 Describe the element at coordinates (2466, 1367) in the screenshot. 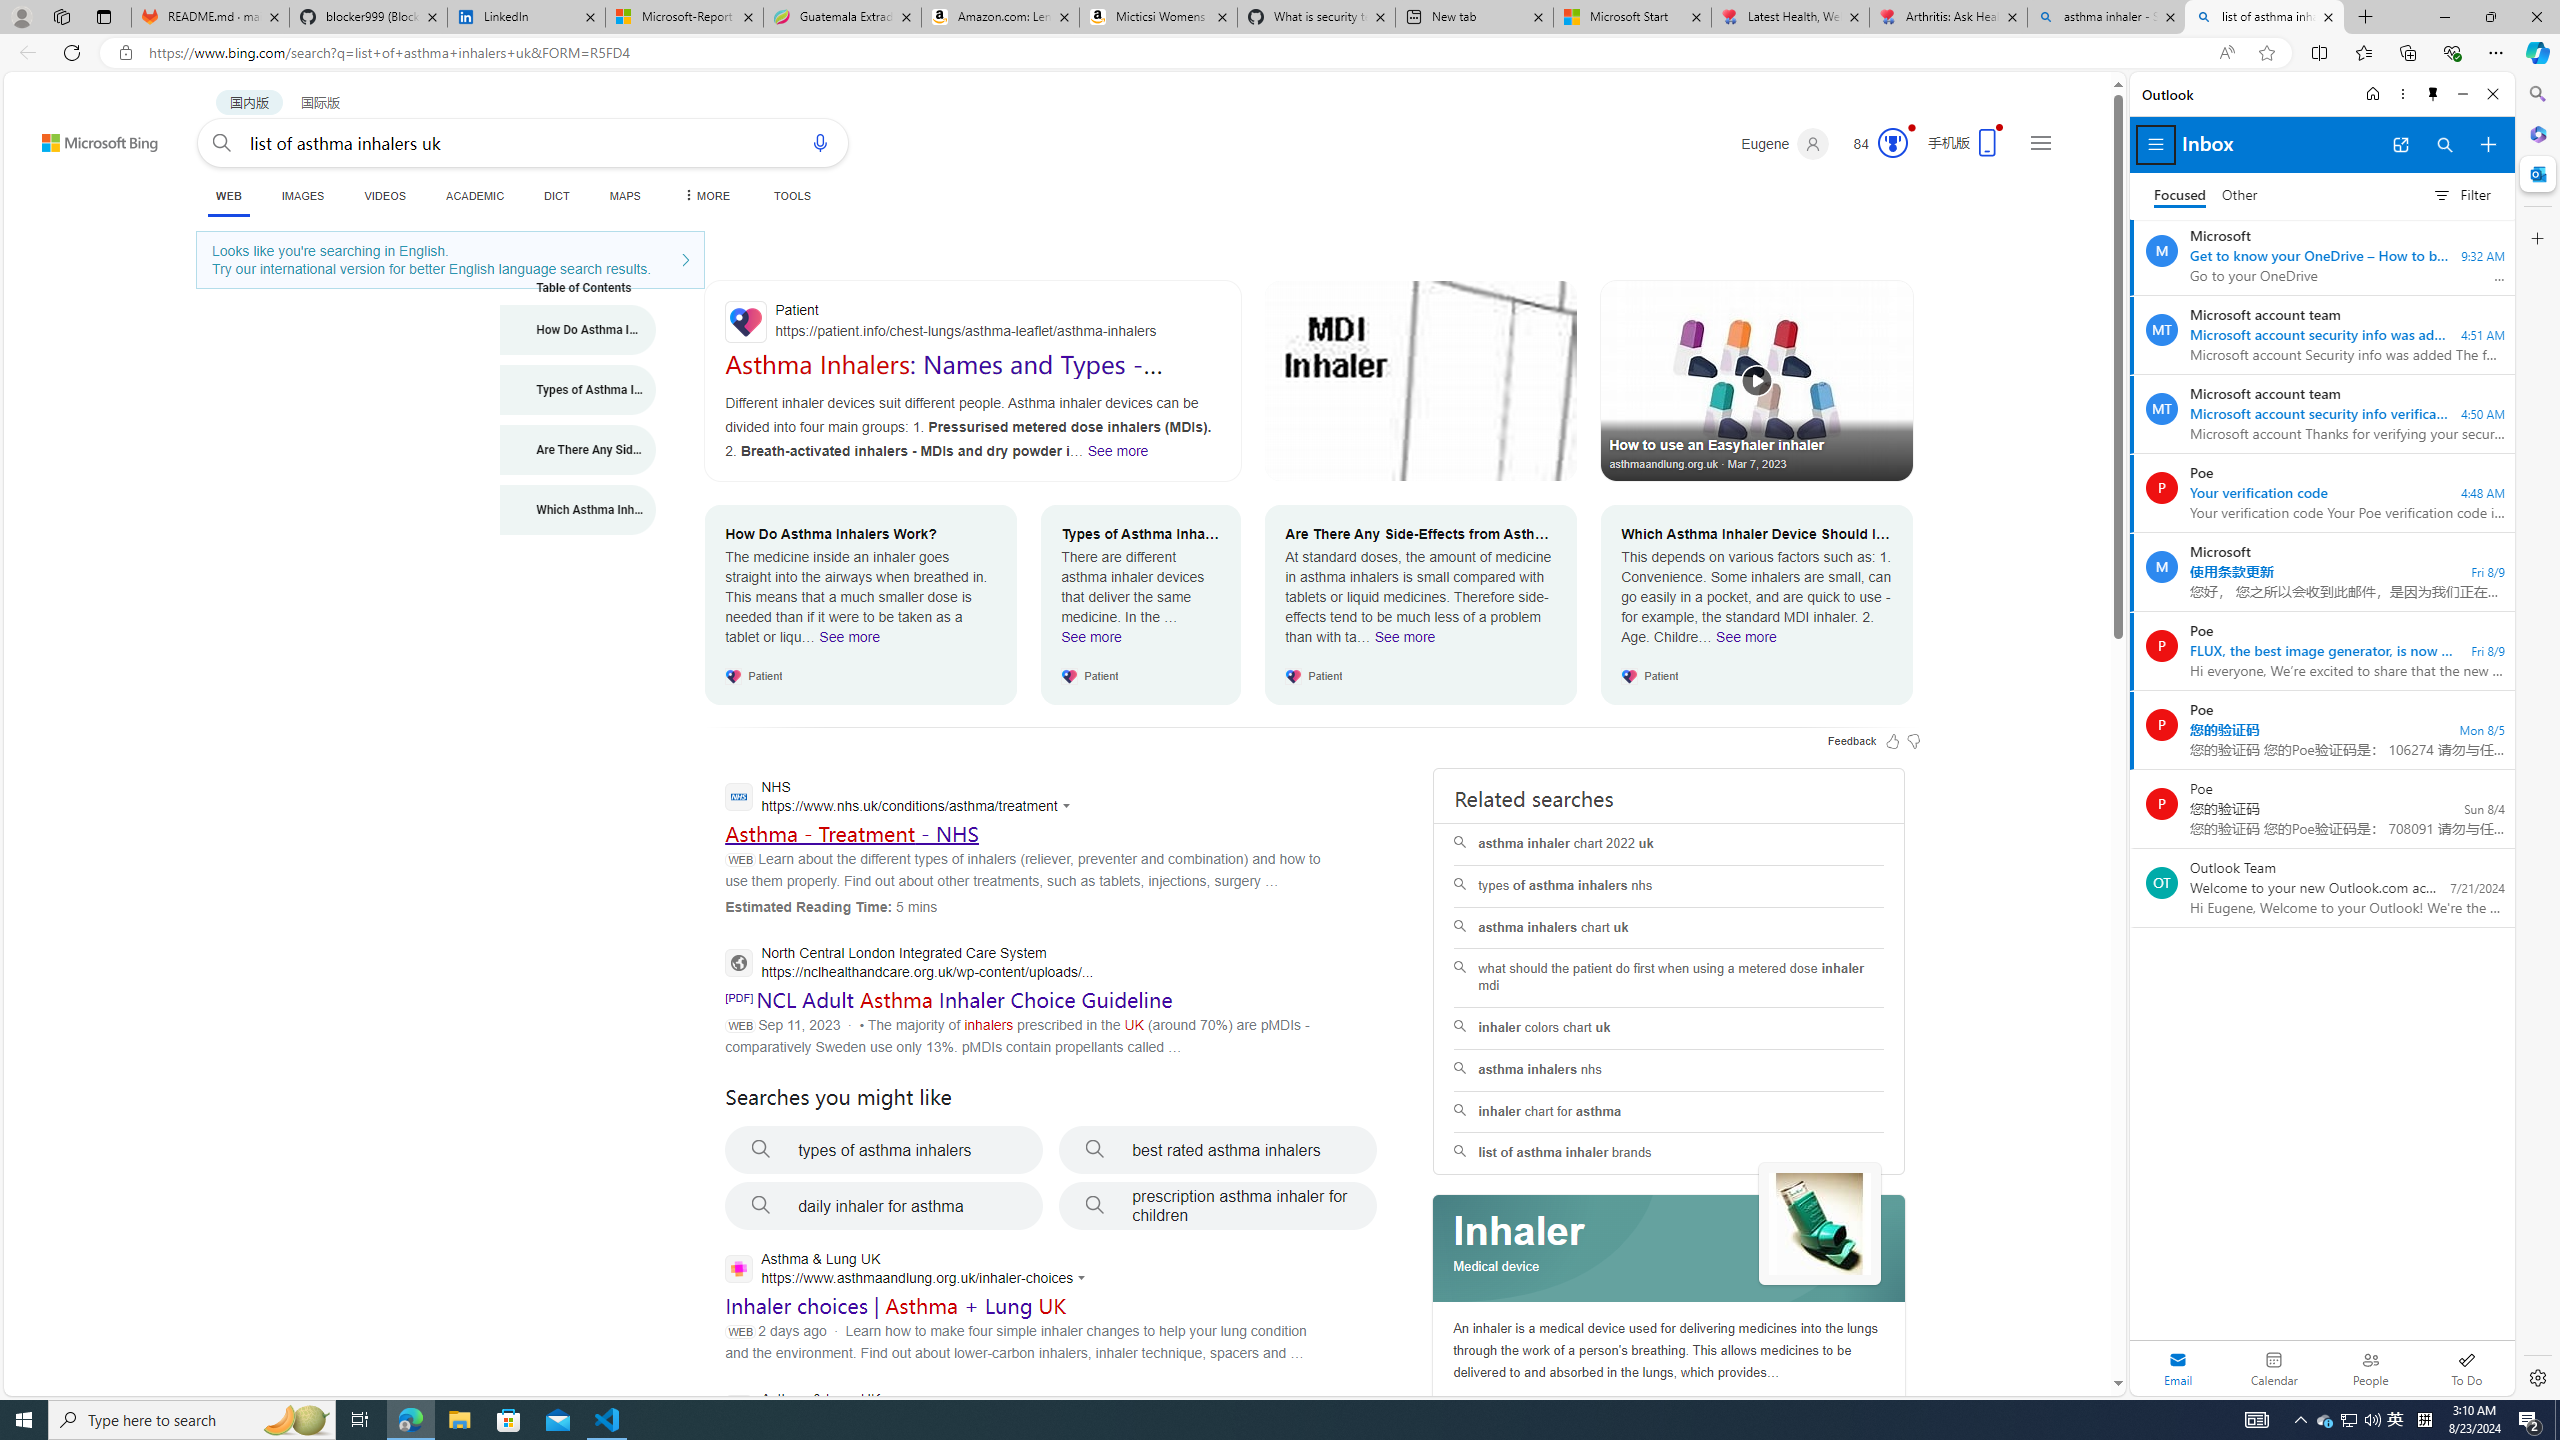

I see `'To Do'` at that location.